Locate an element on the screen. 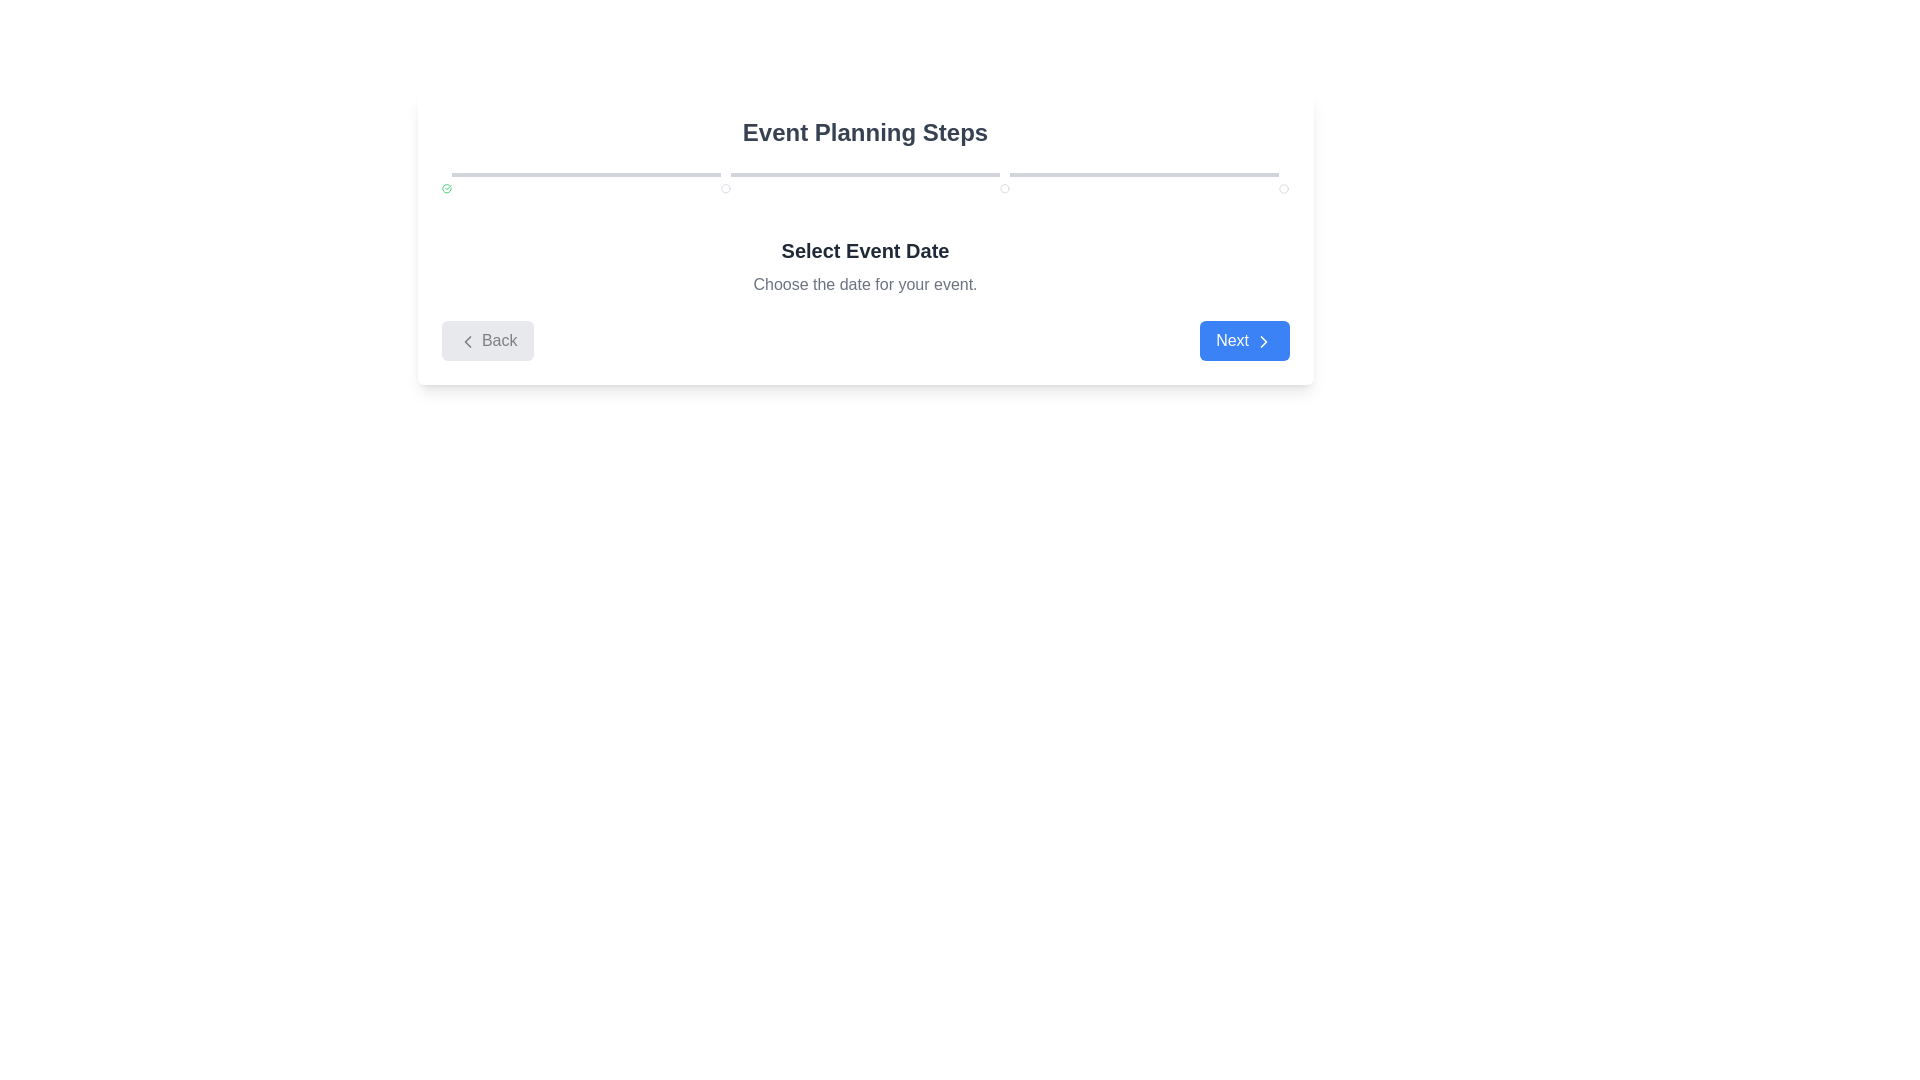  the first icon in the progress tracker which indicates the completion of the first step is located at coordinates (445, 189).